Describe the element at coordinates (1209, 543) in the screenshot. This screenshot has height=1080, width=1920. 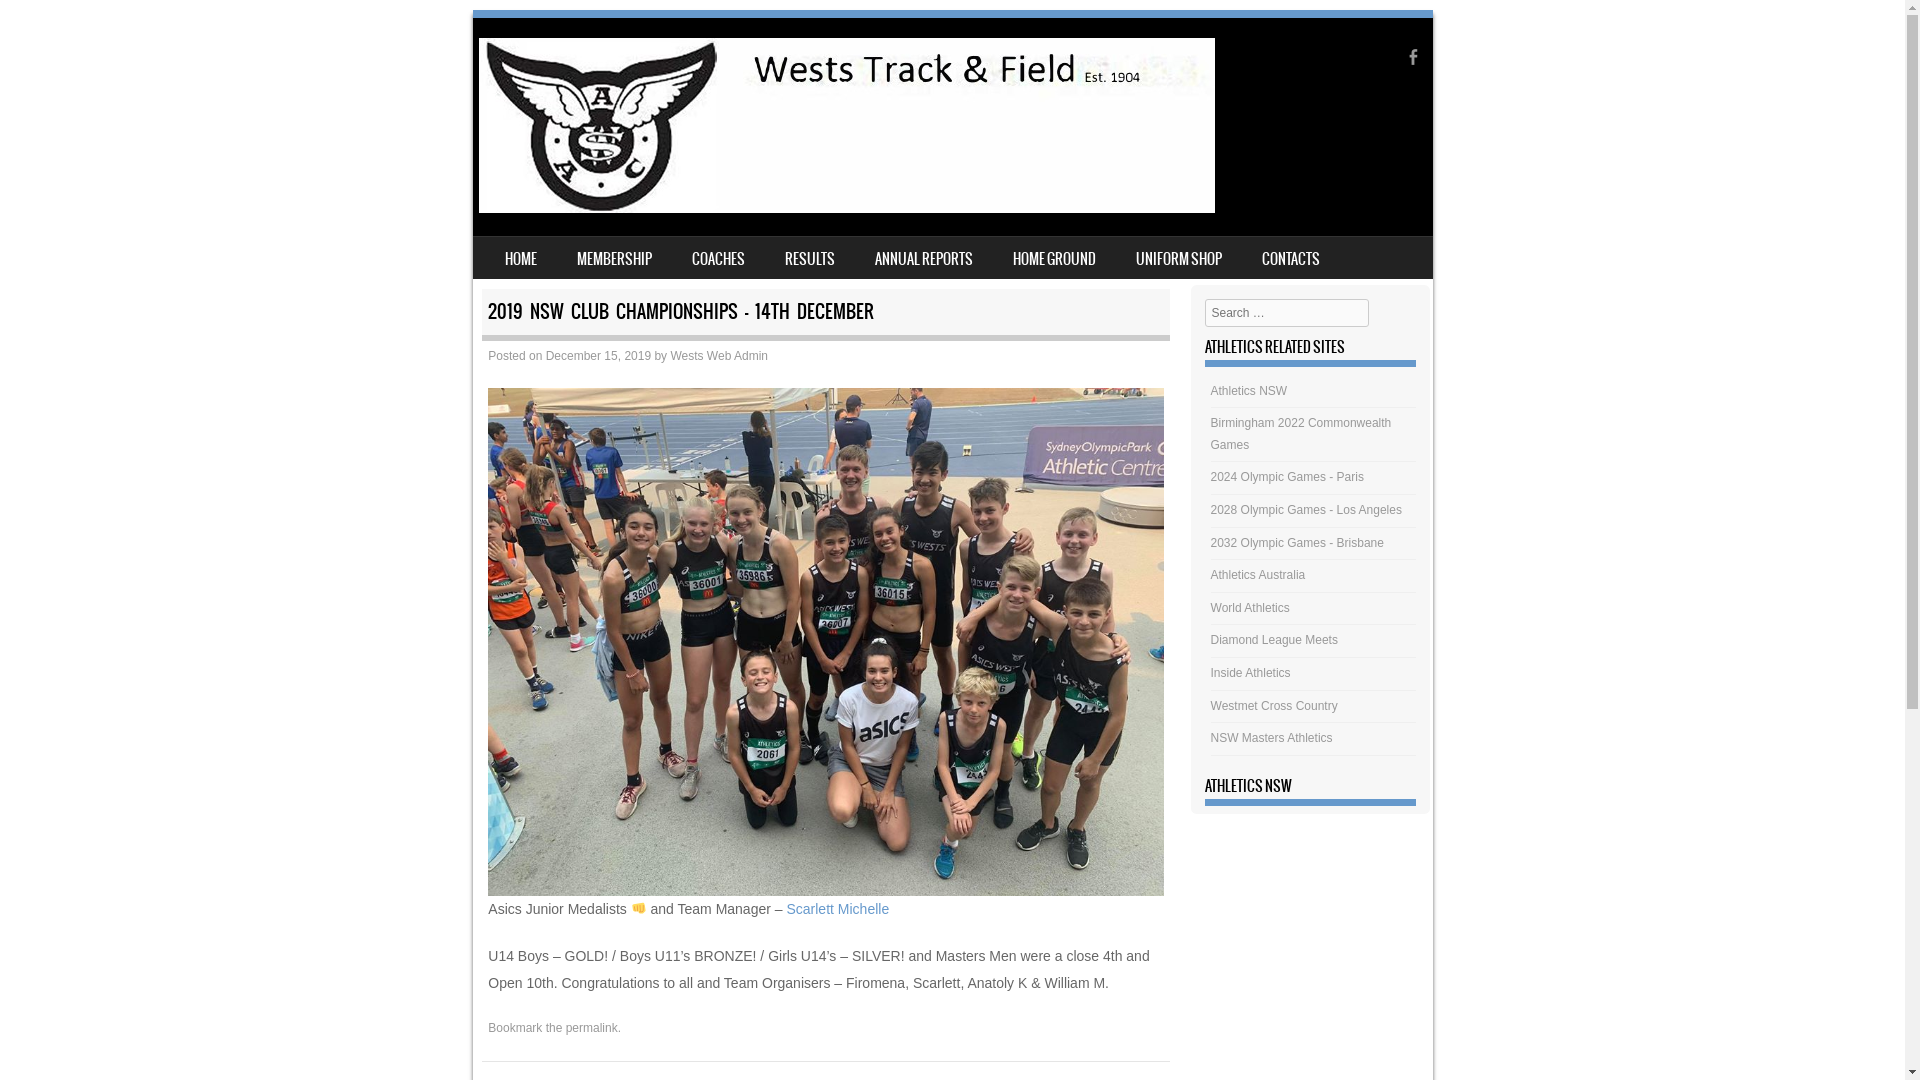
I see `'2032 Olympic Games - Brisbane'` at that location.